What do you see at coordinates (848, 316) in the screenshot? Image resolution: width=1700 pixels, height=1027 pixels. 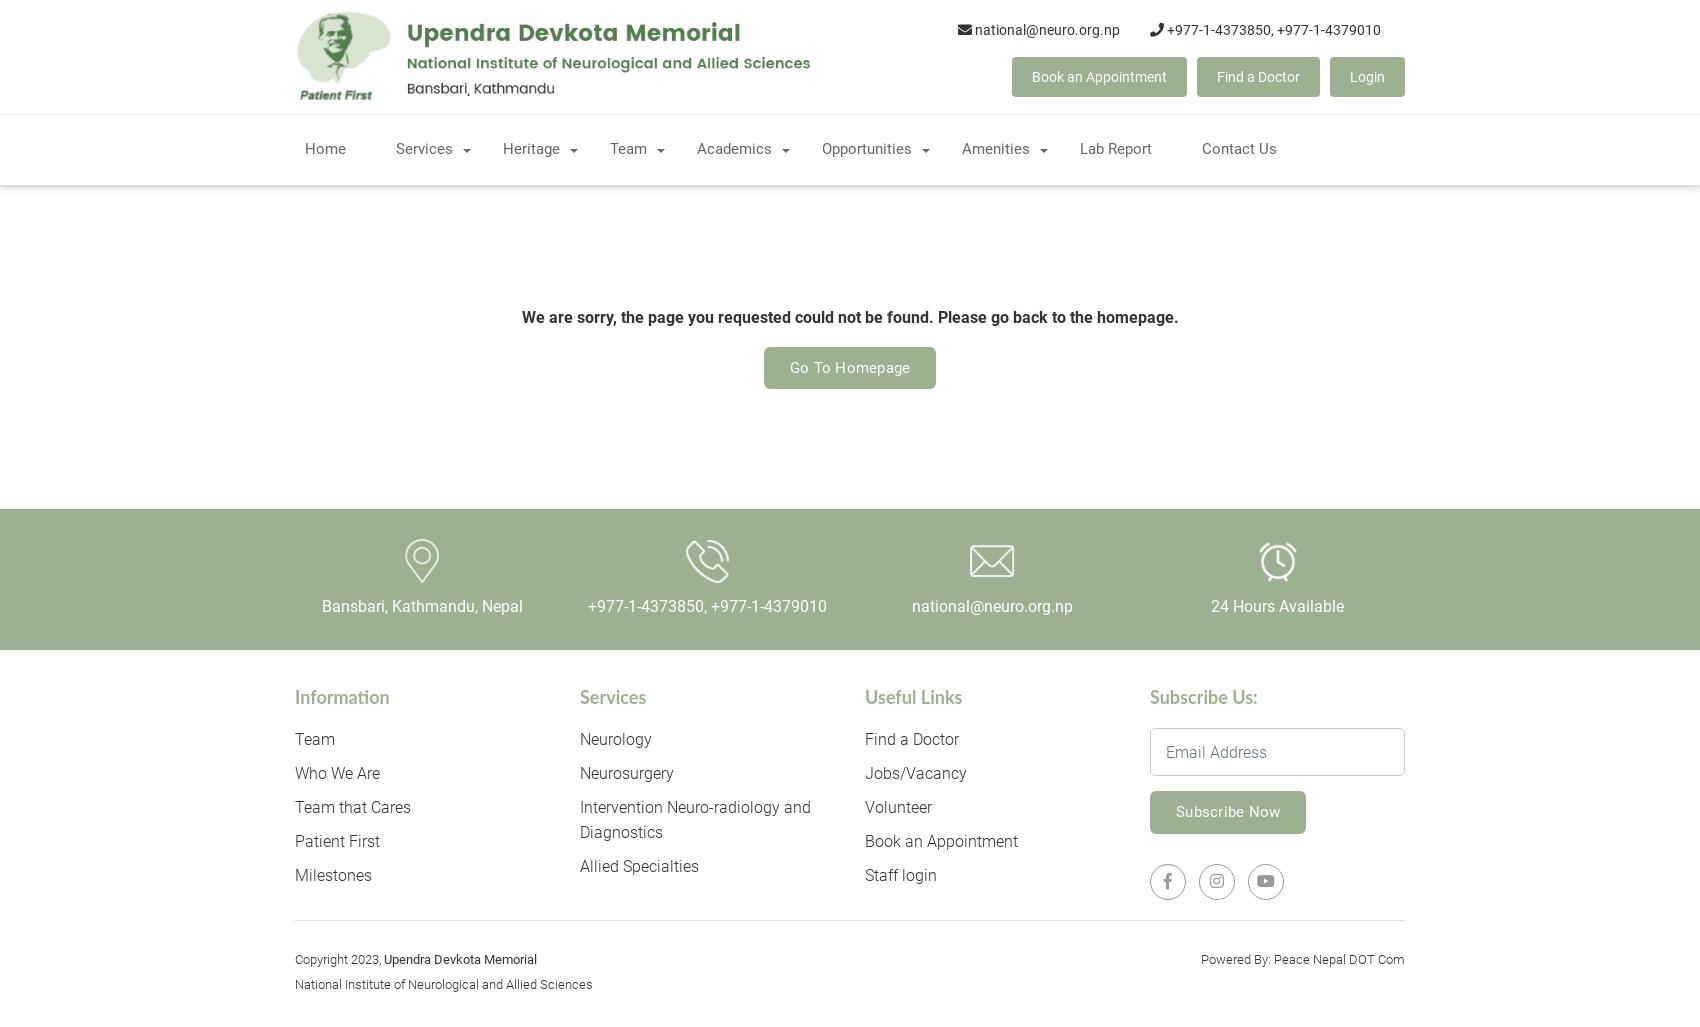 I see `'We are sorry, the page you requested could not be found. Please go back to the homepage.'` at bounding box center [848, 316].